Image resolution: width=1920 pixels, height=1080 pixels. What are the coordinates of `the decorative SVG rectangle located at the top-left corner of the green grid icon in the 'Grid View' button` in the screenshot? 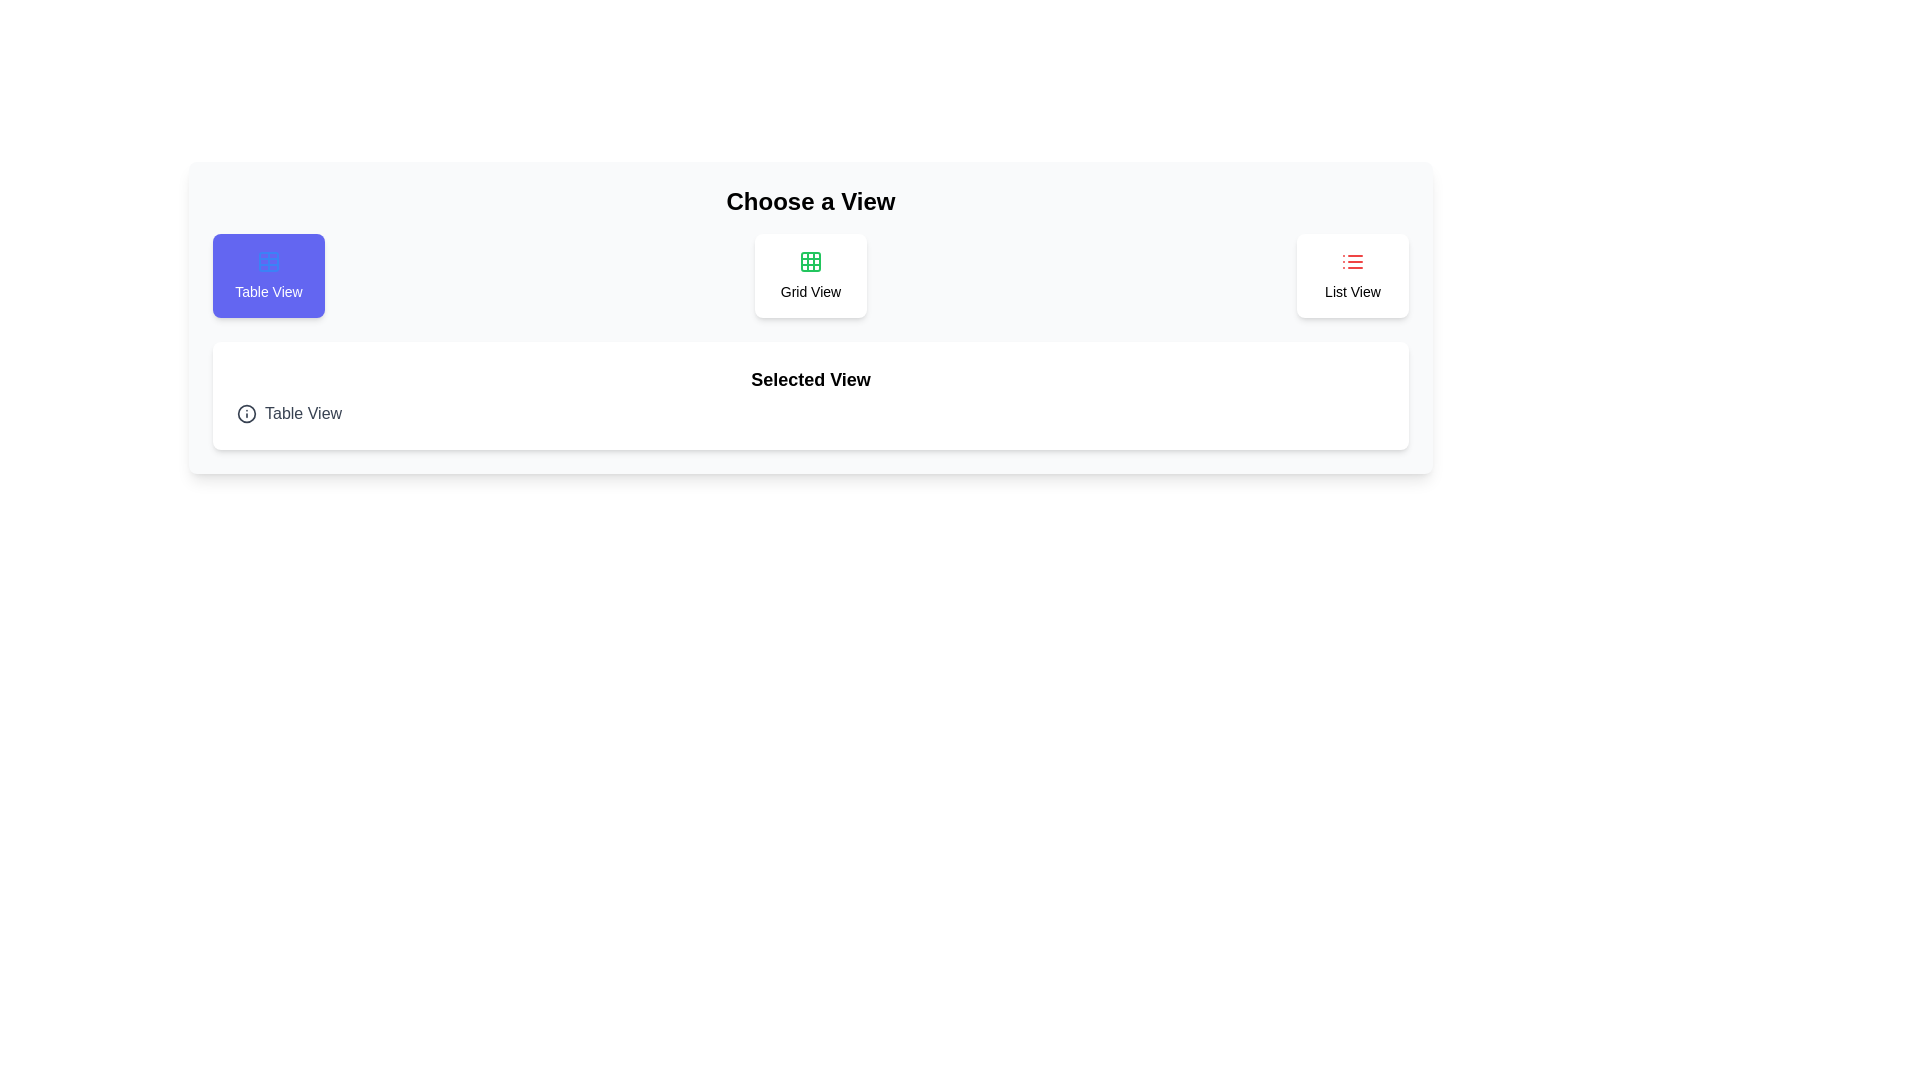 It's located at (811, 261).